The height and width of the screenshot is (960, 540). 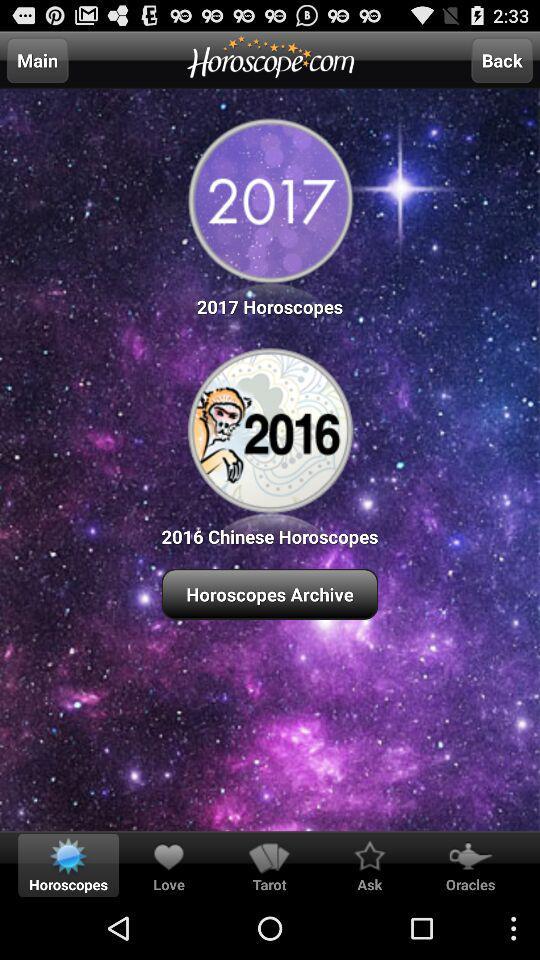 What do you see at coordinates (37, 59) in the screenshot?
I see `main item` at bounding box center [37, 59].